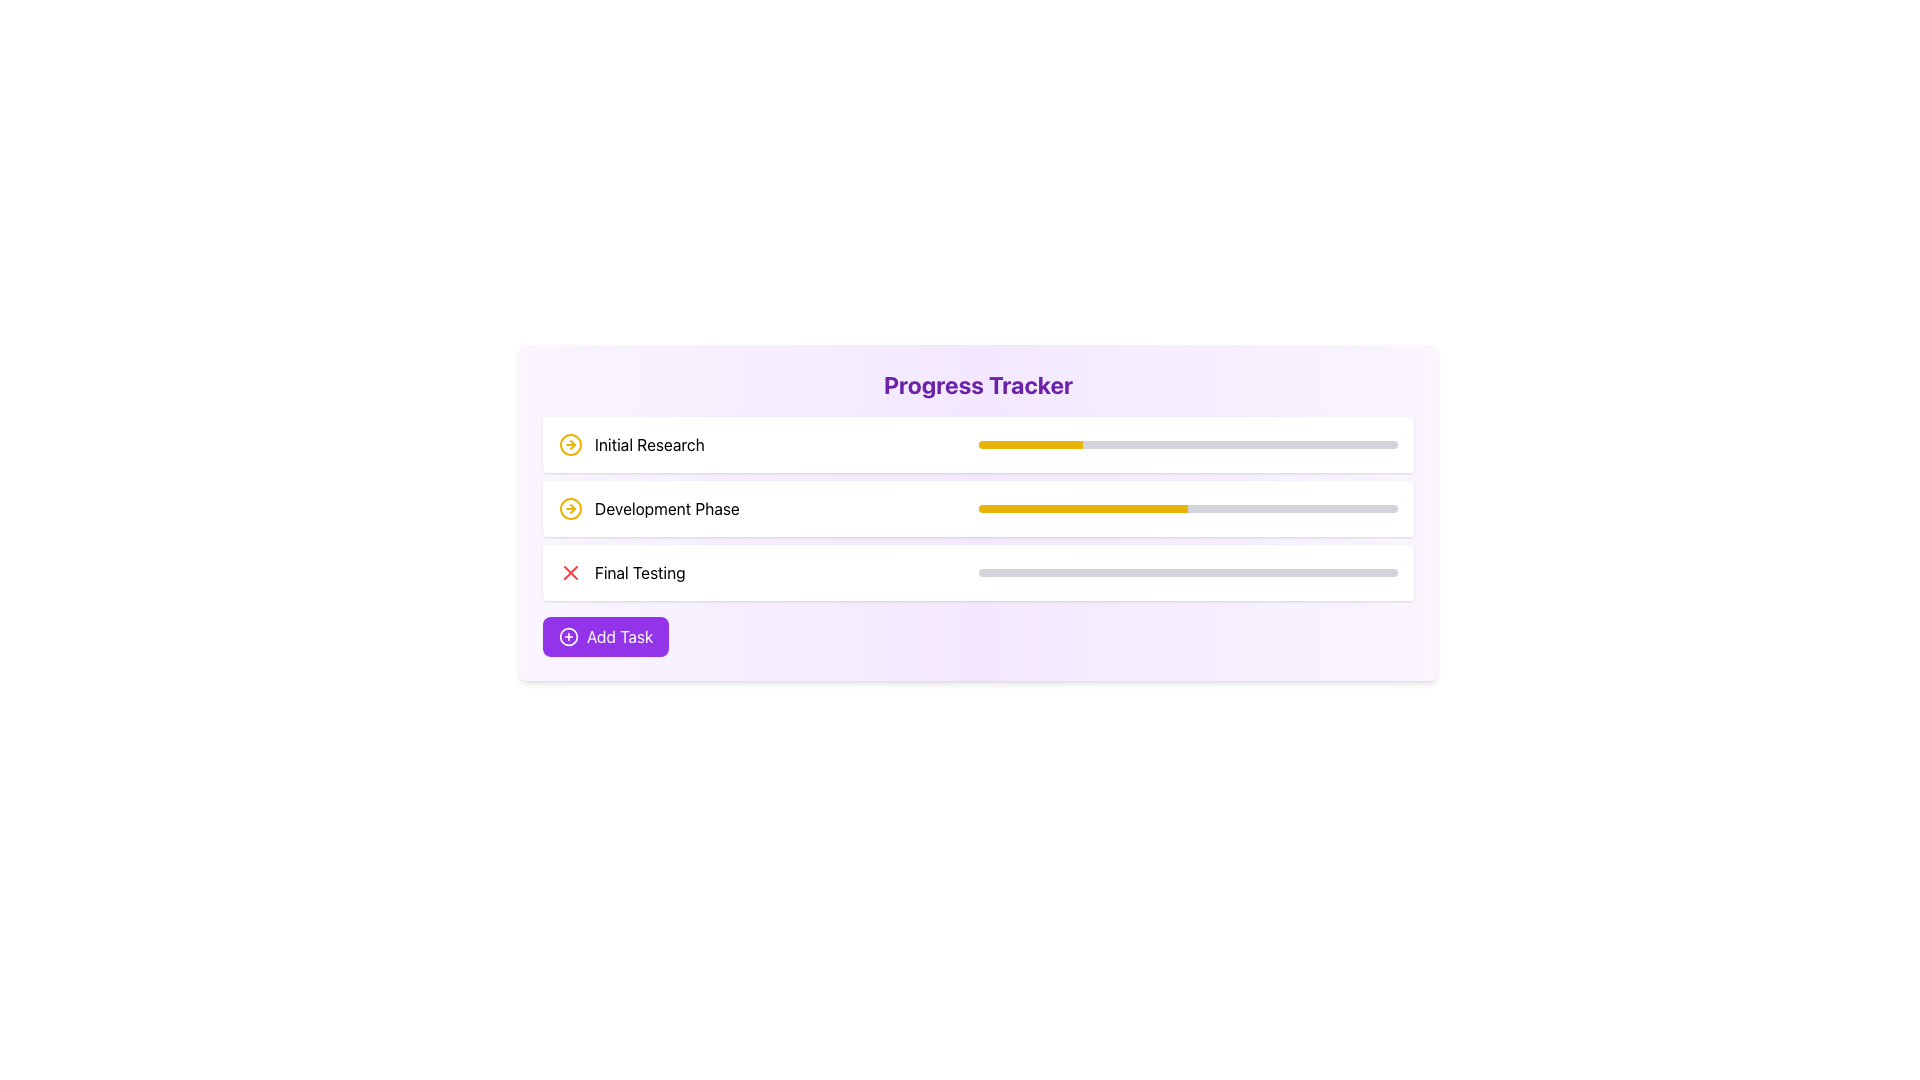 The width and height of the screenshot is (1920, 1080). What do you see at coordinates (1188, 573) in the screenshot?
I see `the horizontal progress bar located directly below the text 'Final Testing' in the third row of the task list` at bounding box center [1188, 573].